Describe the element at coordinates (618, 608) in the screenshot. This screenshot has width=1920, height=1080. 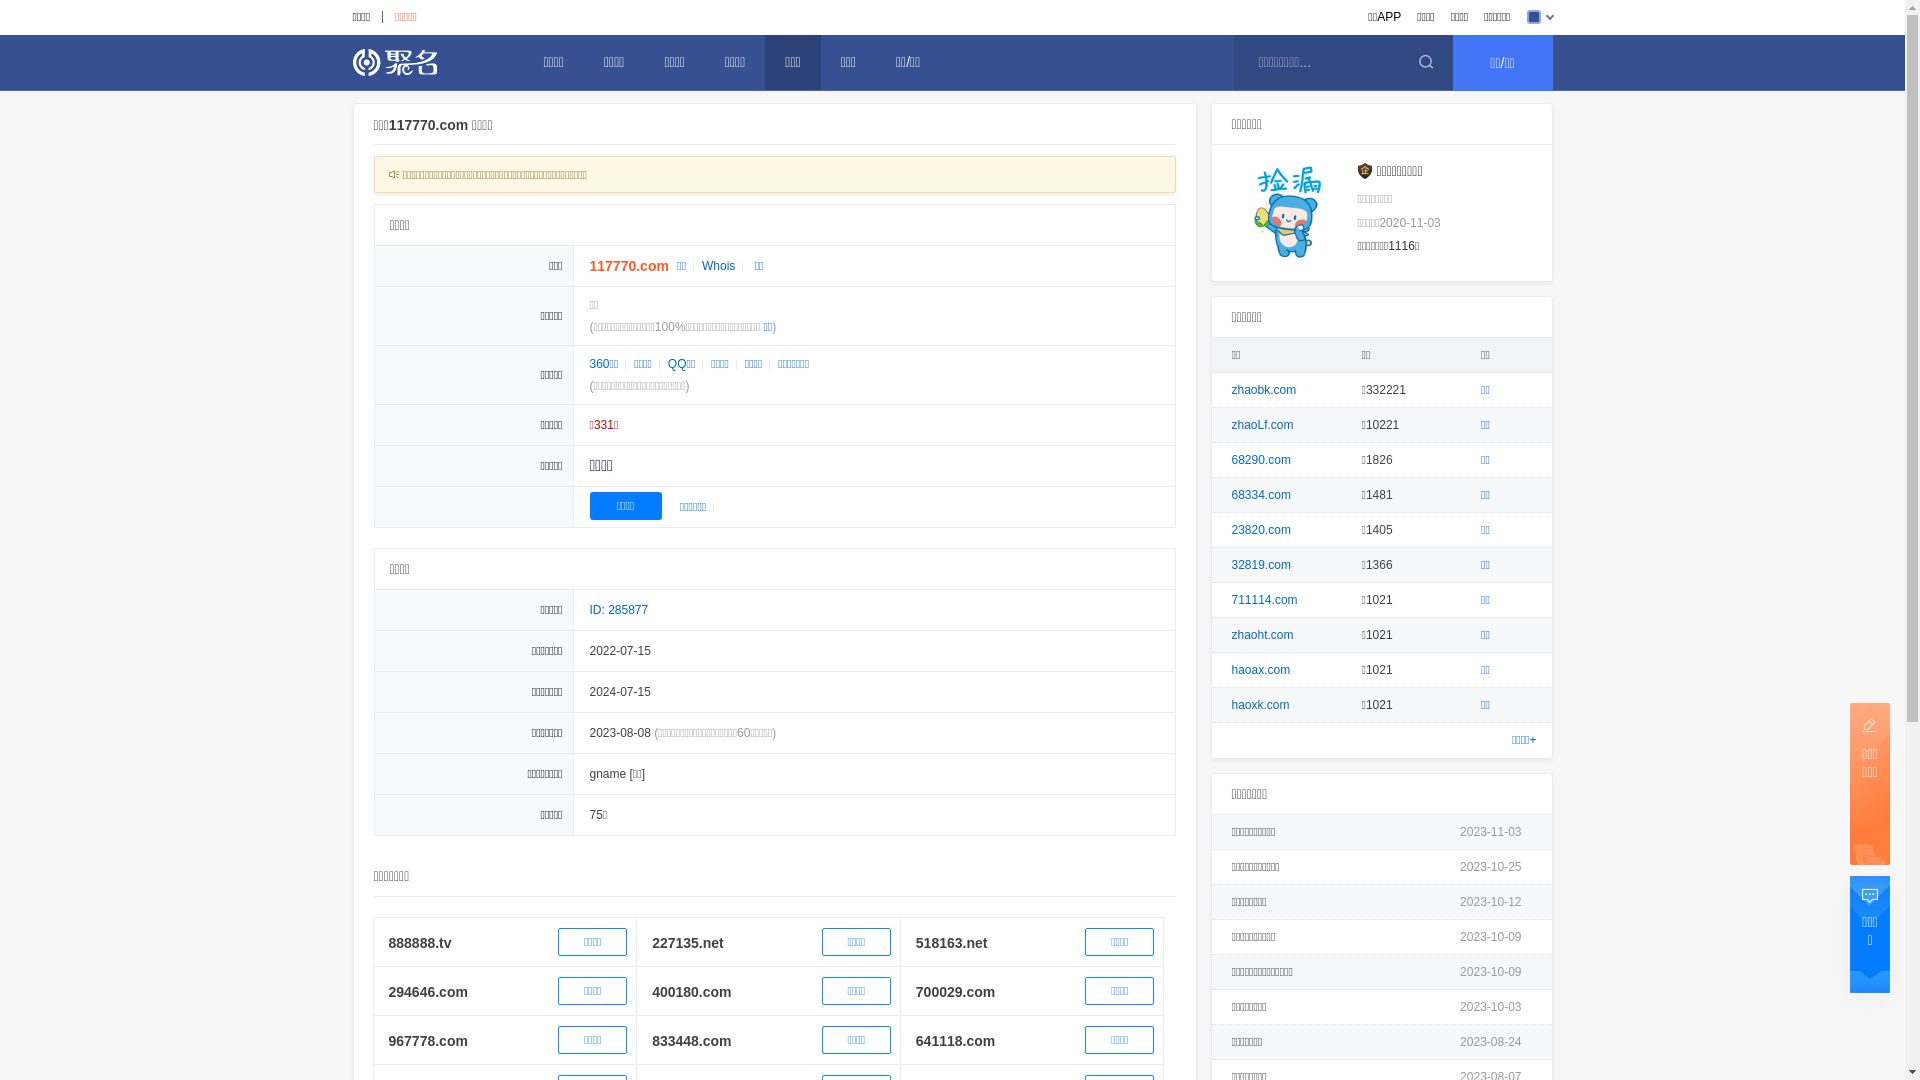
I see `'ID: 285877'` at that location.